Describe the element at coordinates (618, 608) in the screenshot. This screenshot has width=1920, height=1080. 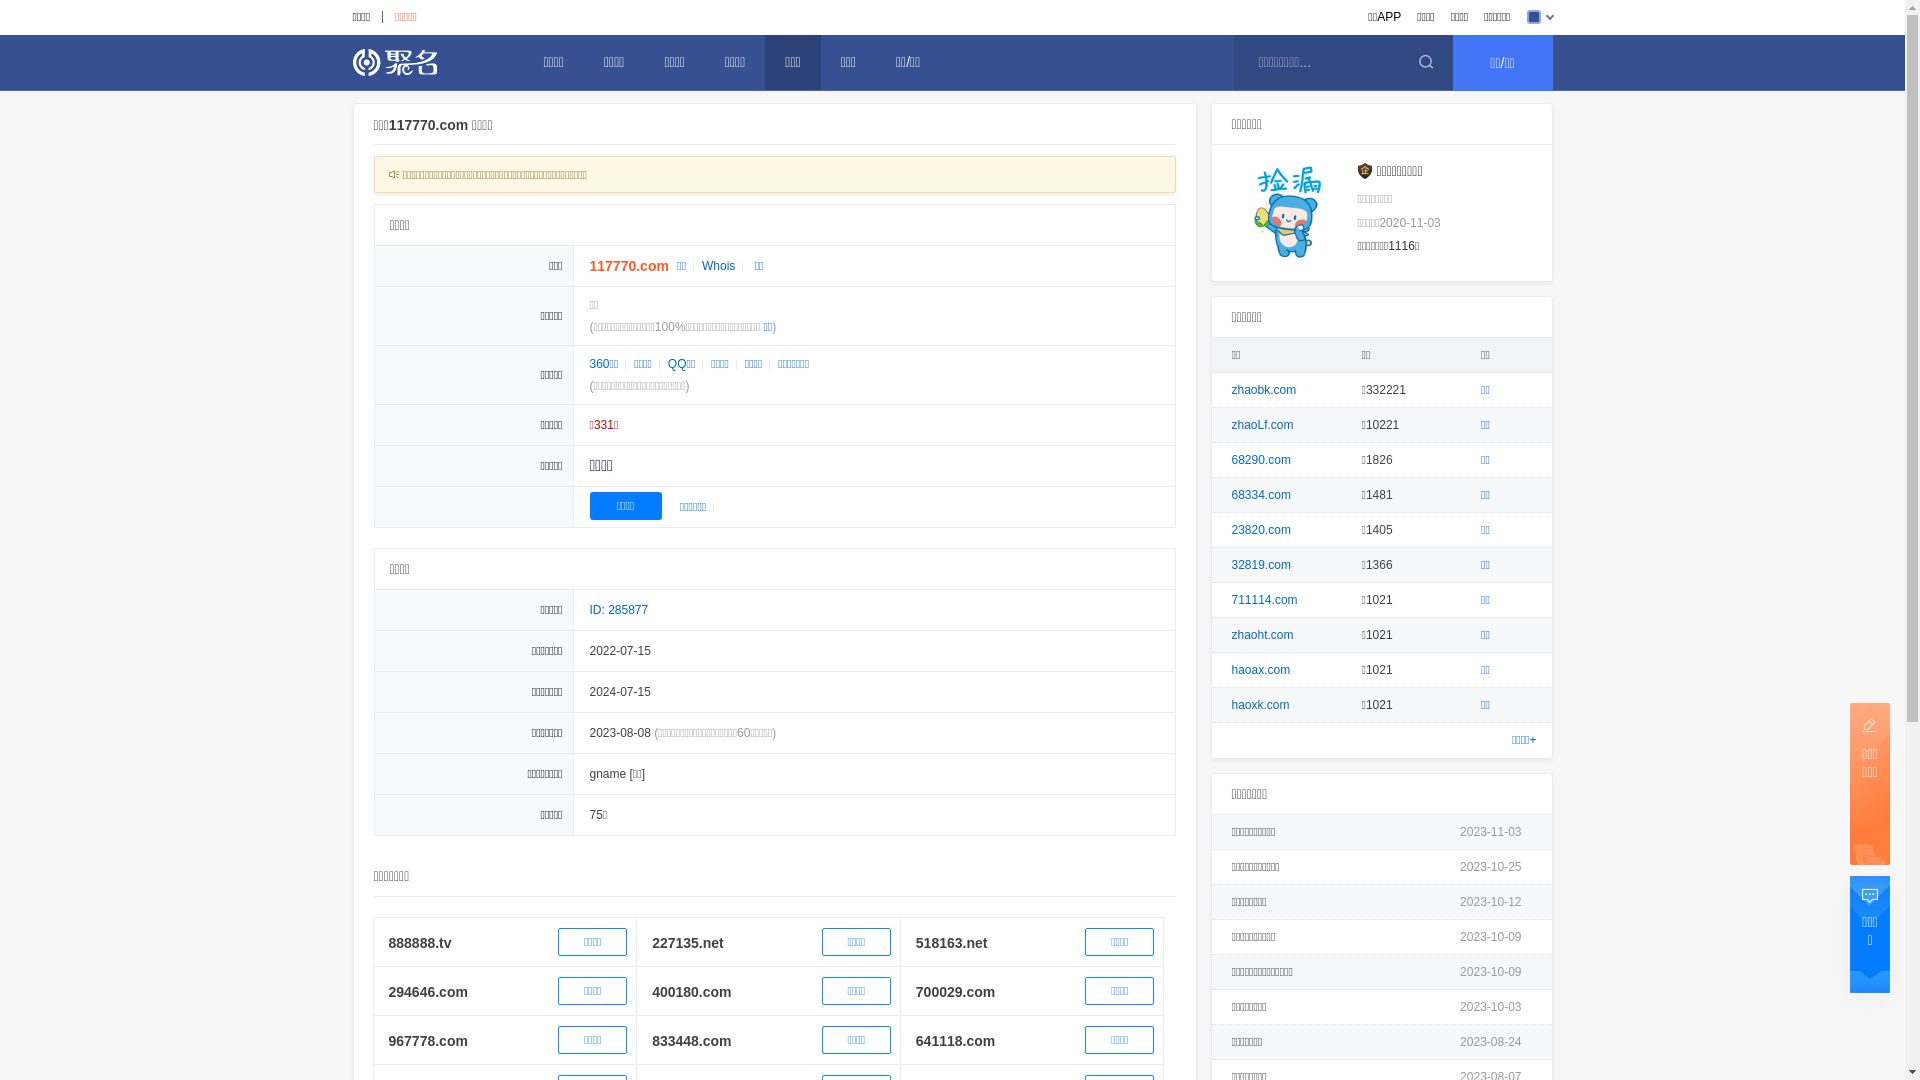
I see `'ID: 285877'` at that location.